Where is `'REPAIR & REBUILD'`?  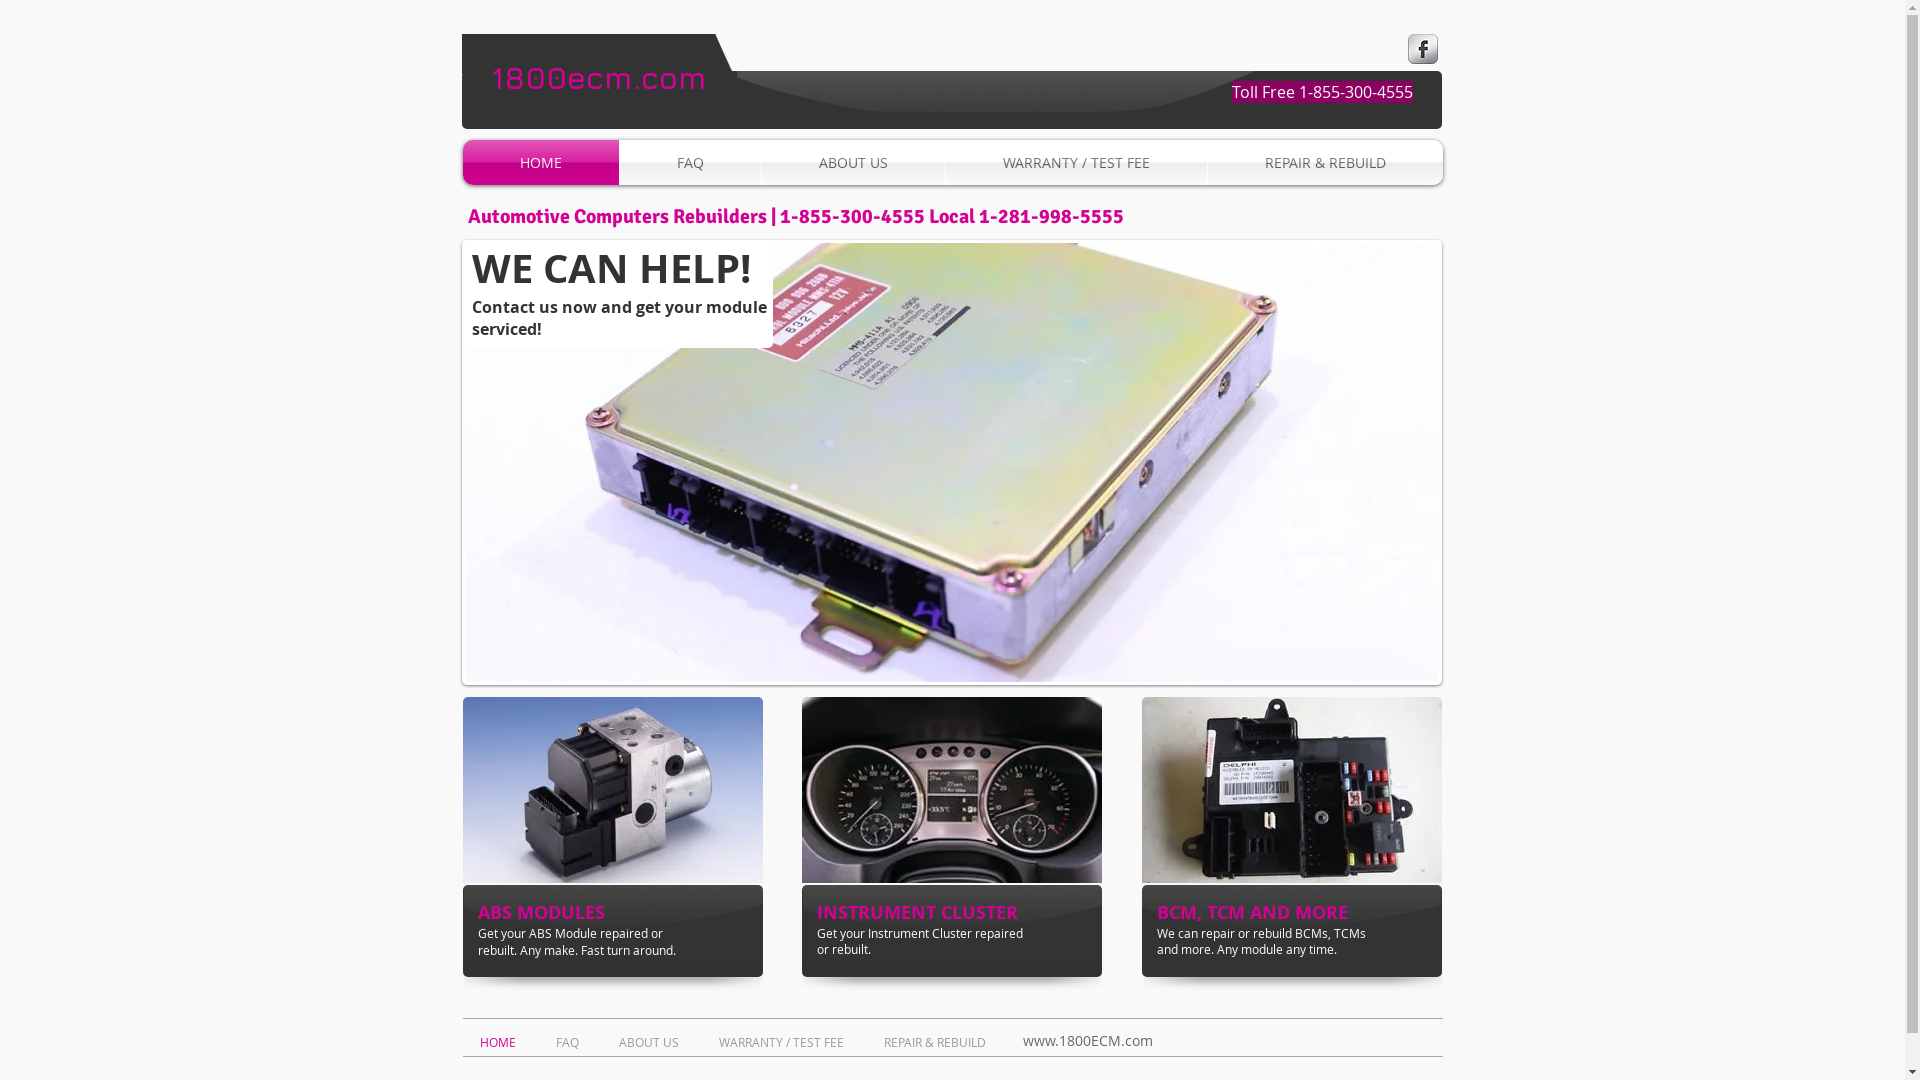
'REPAIR & REBUILD' is located at coordinates (937, 1039).